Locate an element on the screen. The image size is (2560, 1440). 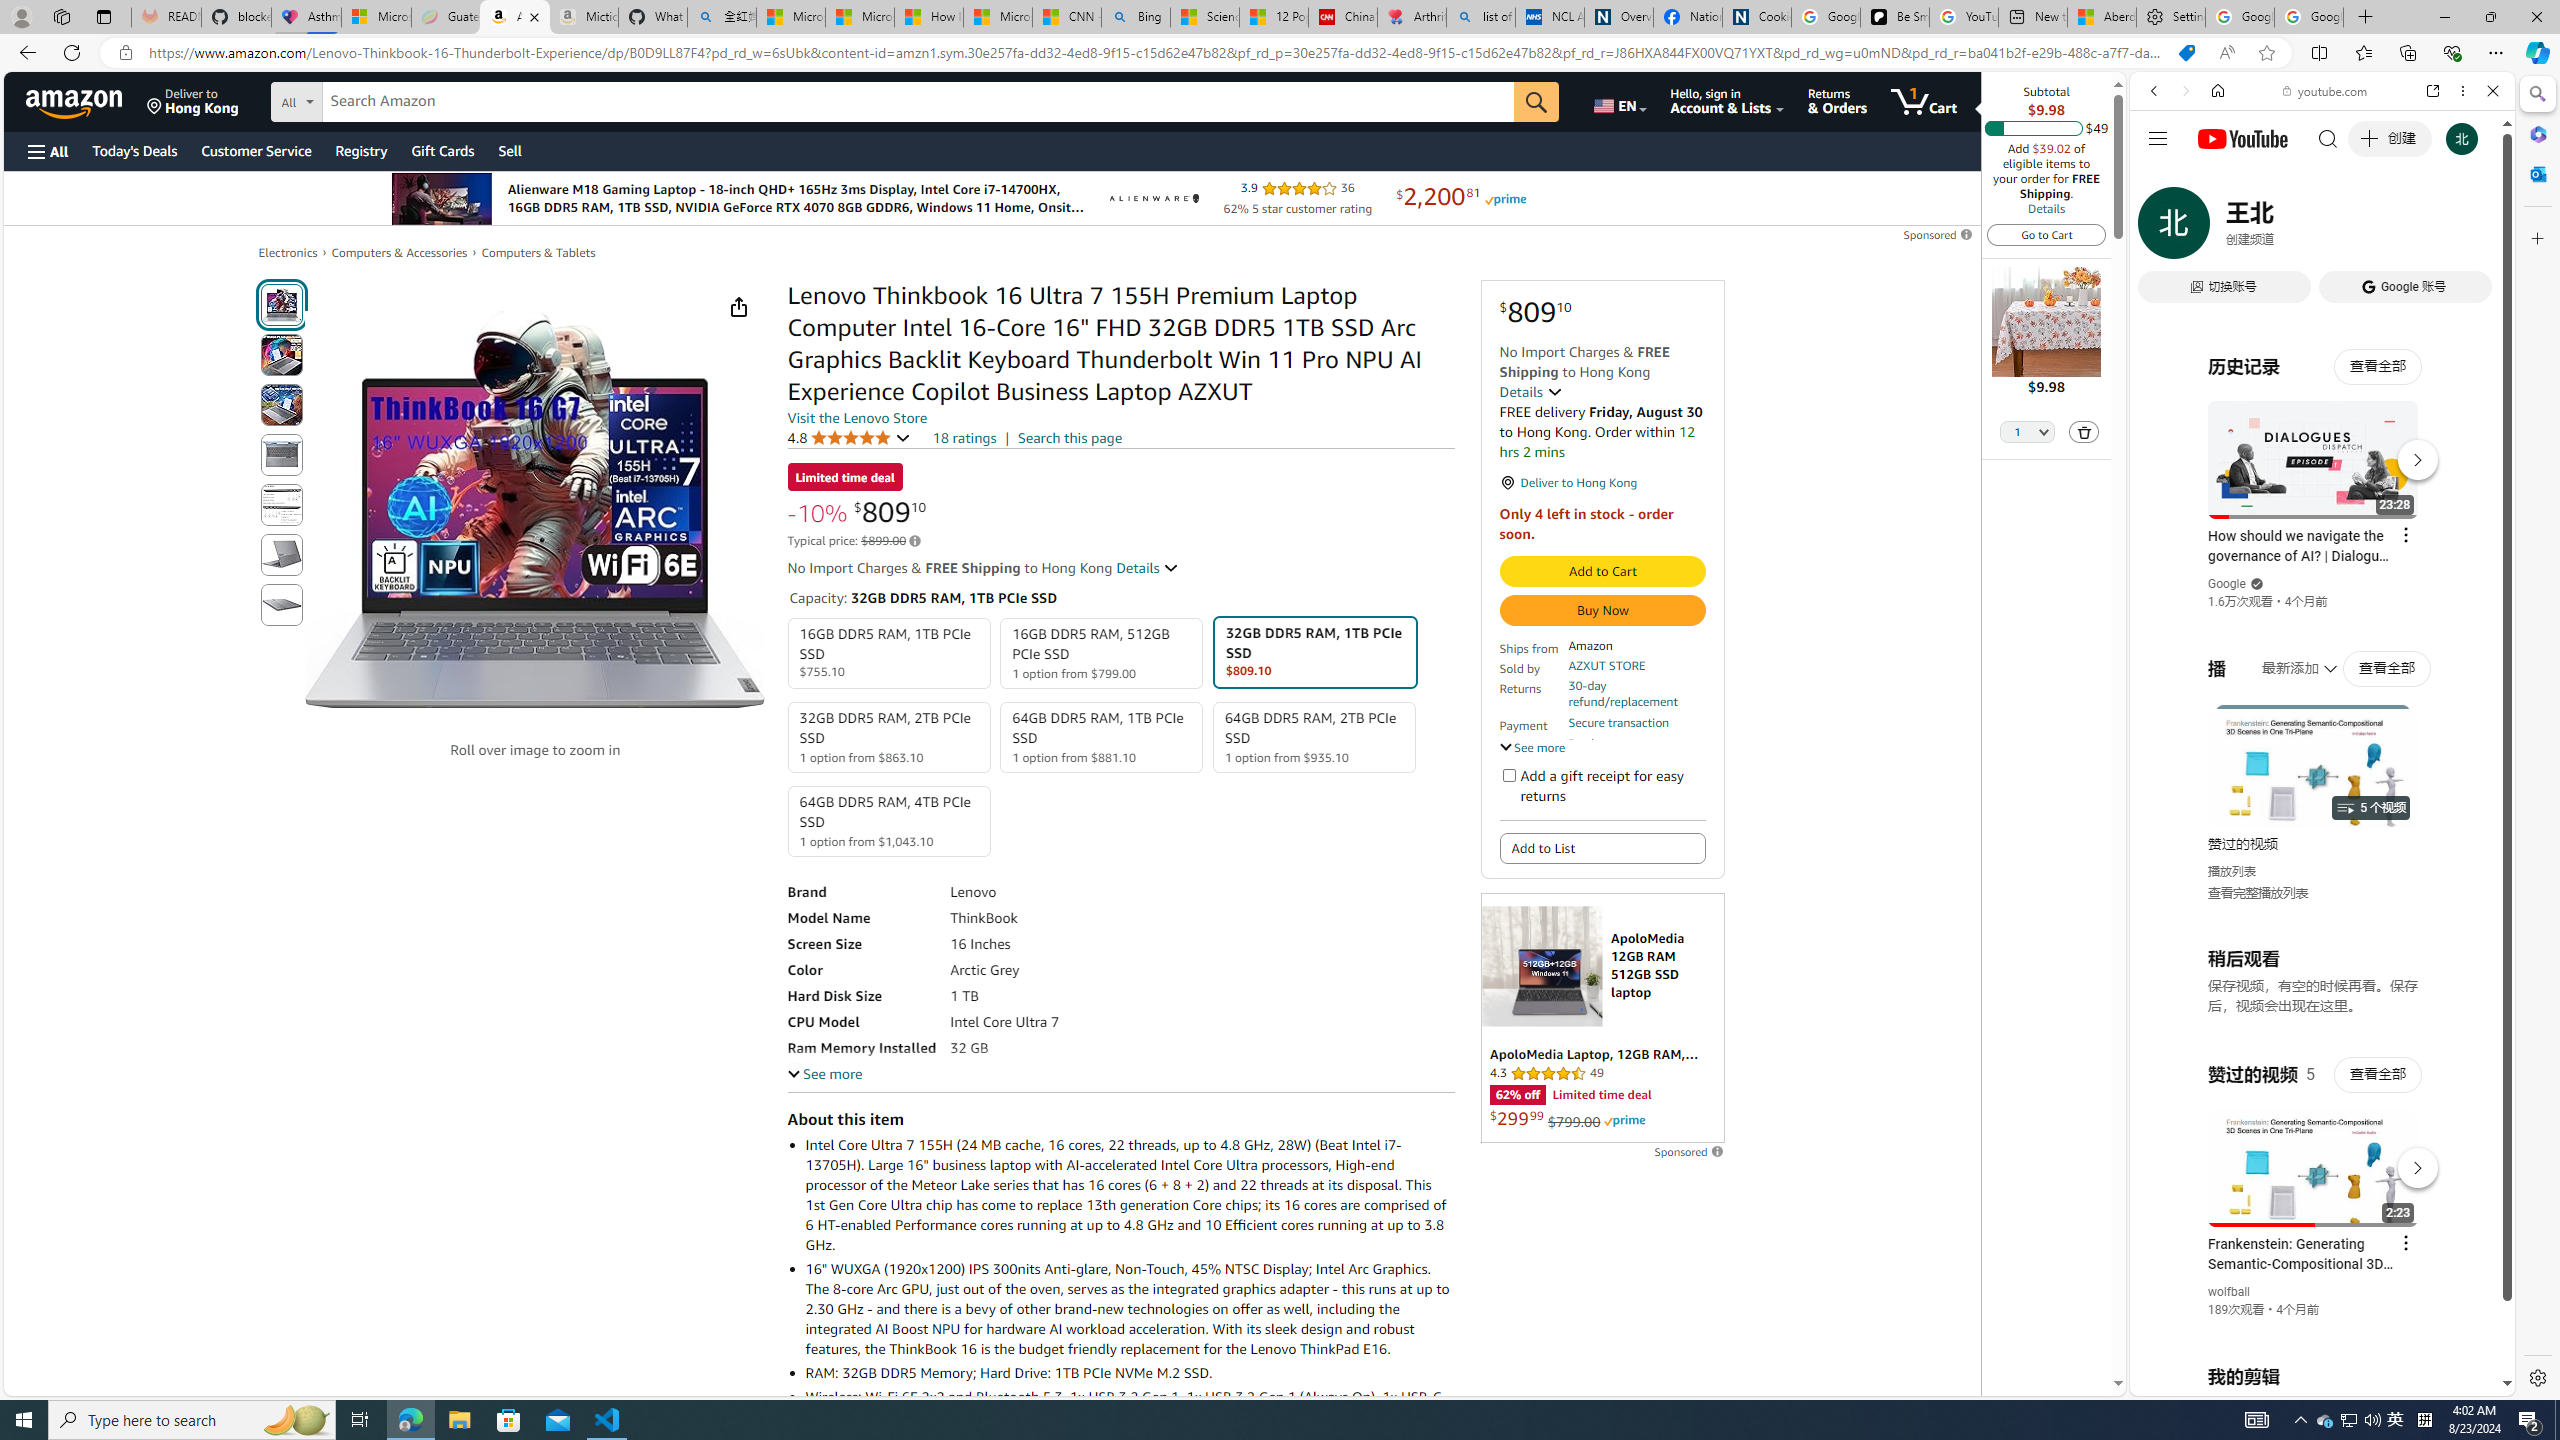
'Today' is located at coordinates (134, 150).